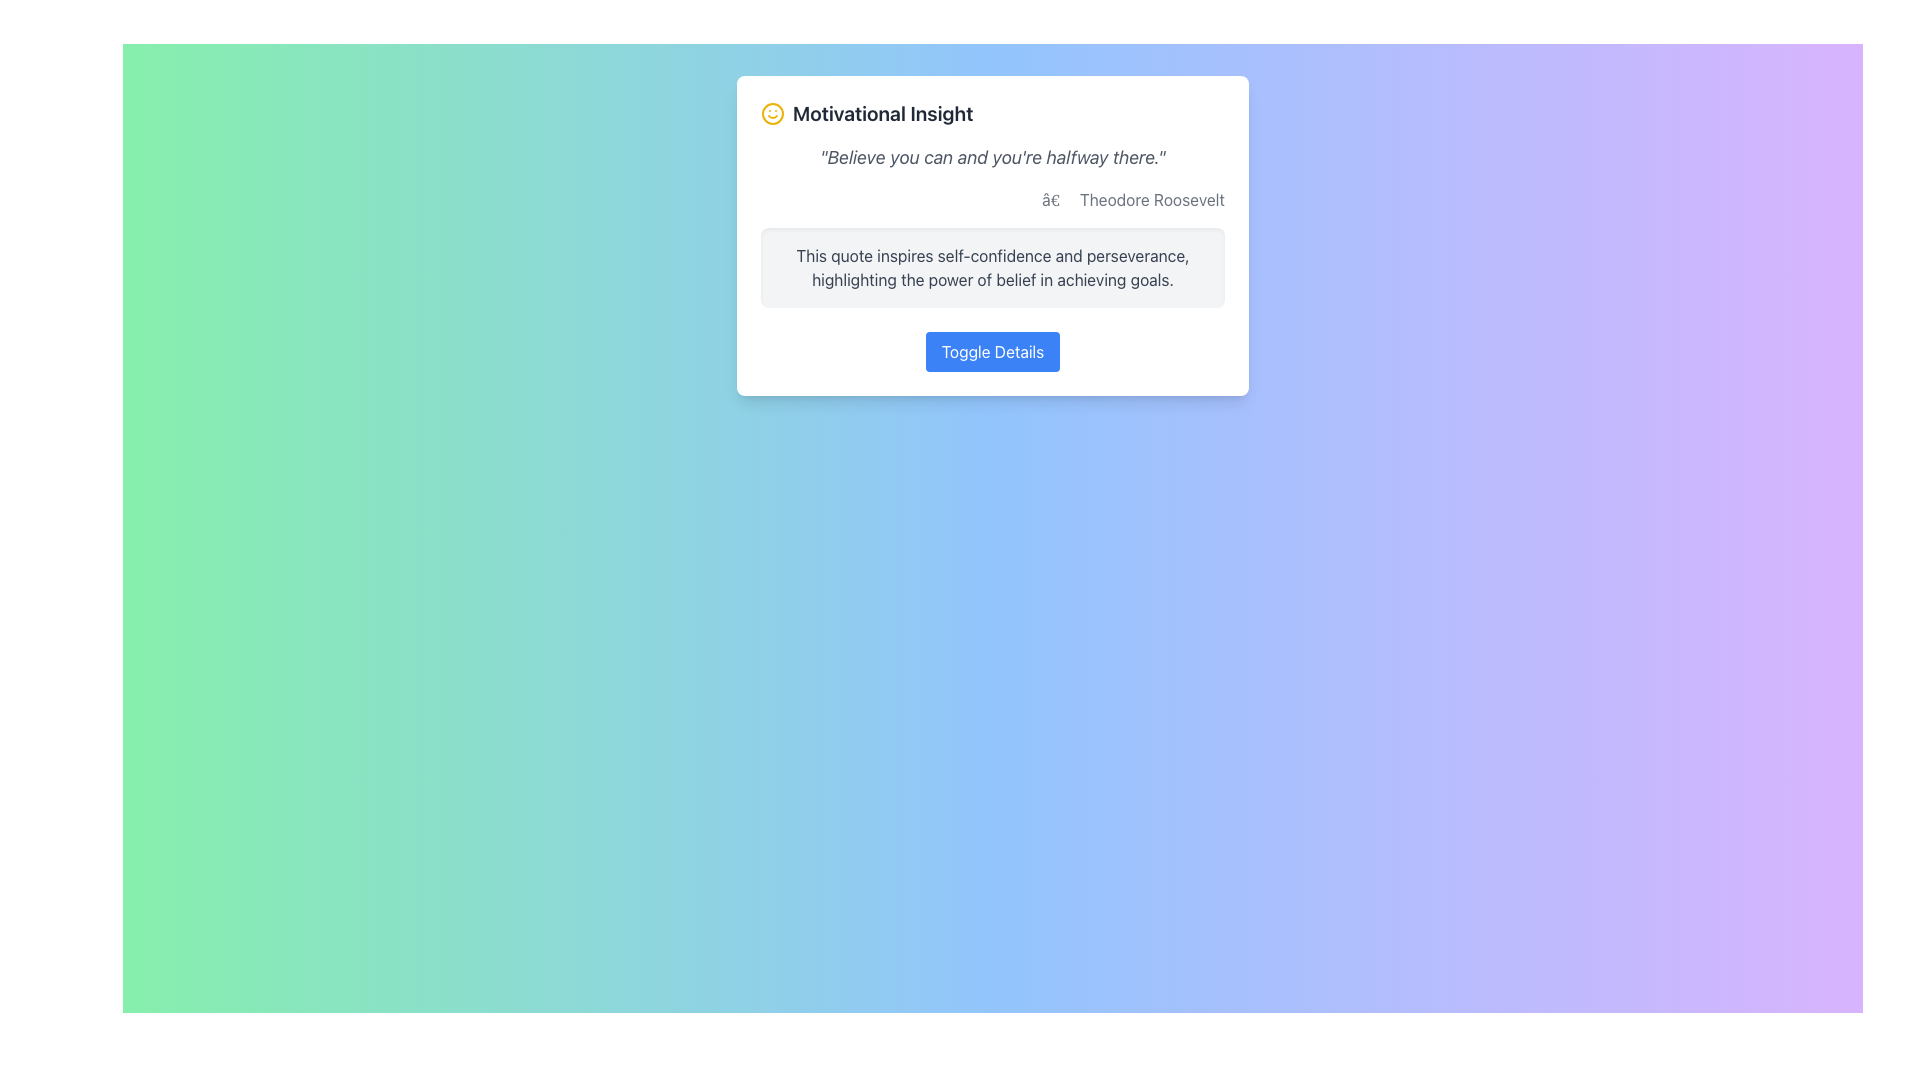 The height and width of the screenshot is (1080, 1920). Describe the element at coordinates (993, 350) in the screenshot. I see `the interactive button at the bottom of the motivational quote card` at that location.